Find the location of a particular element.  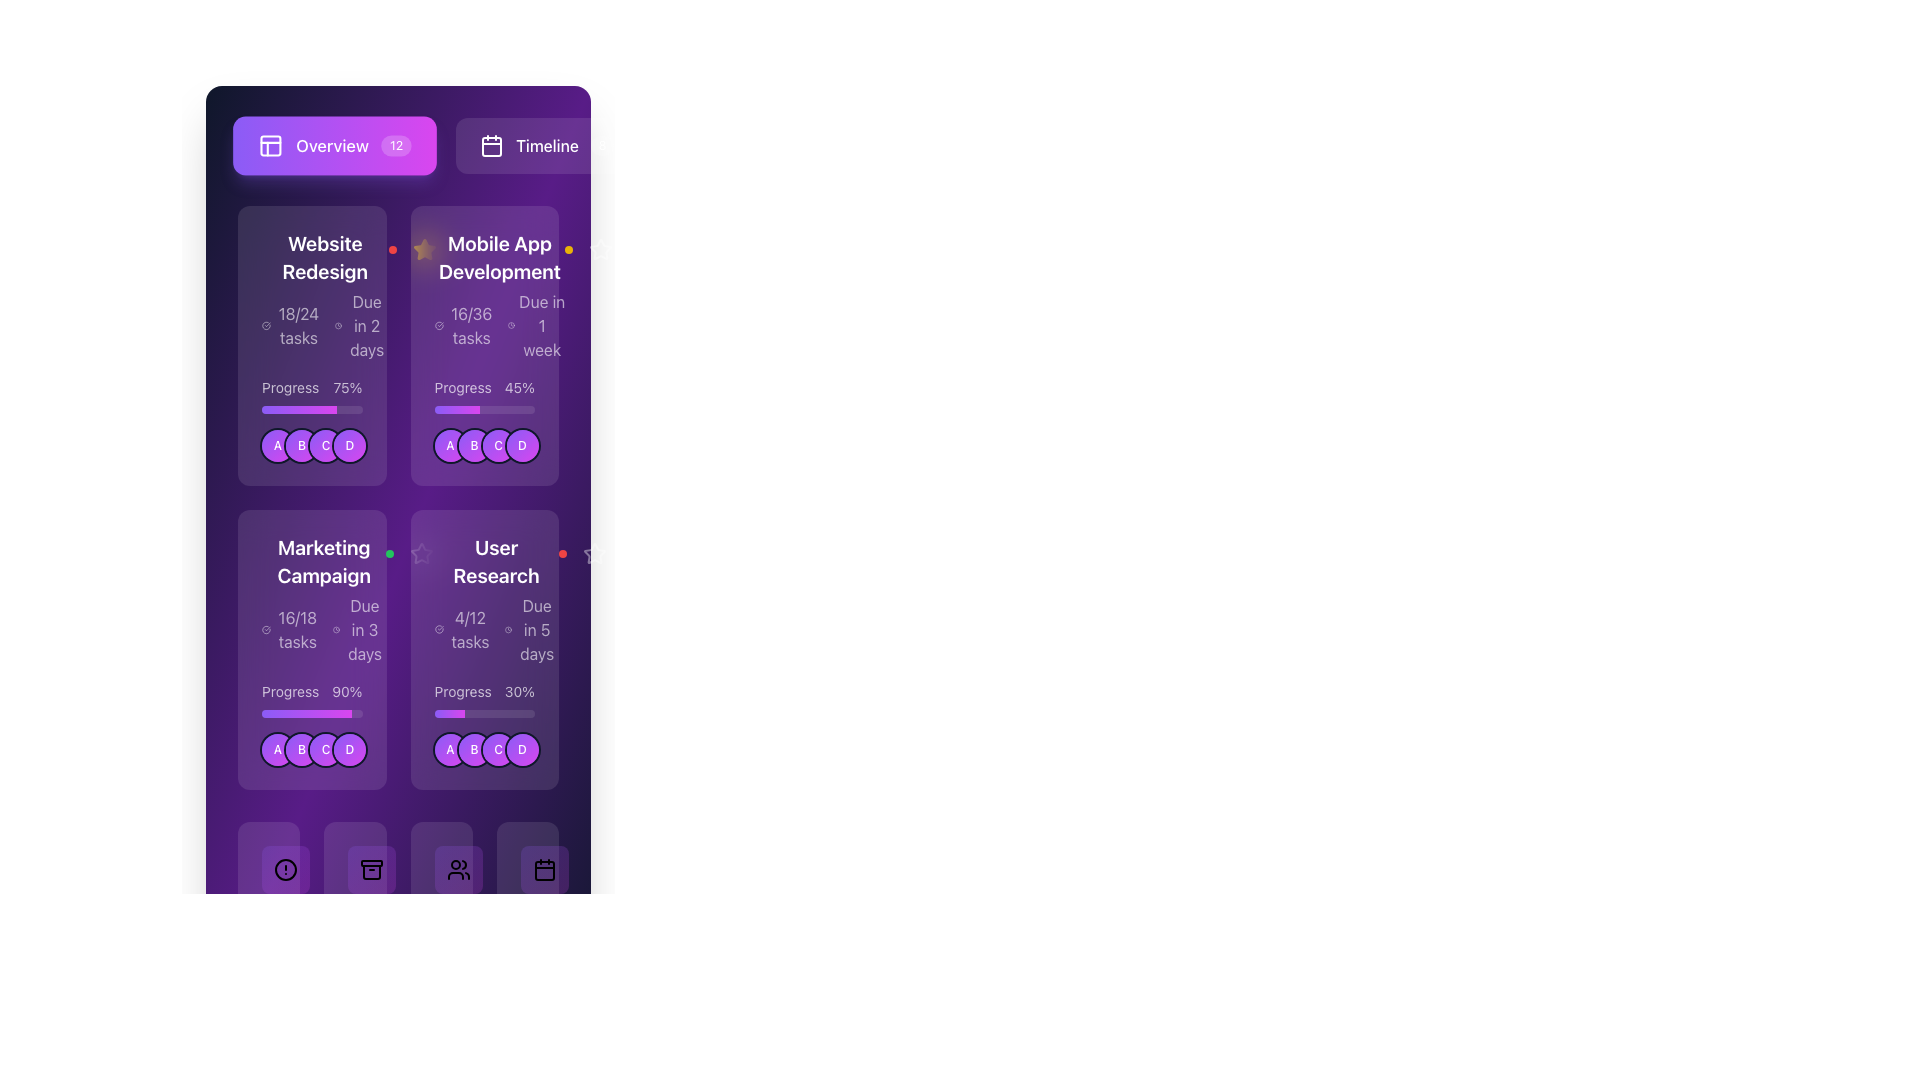

keyboard navigation is located at coordinates (311, 345).